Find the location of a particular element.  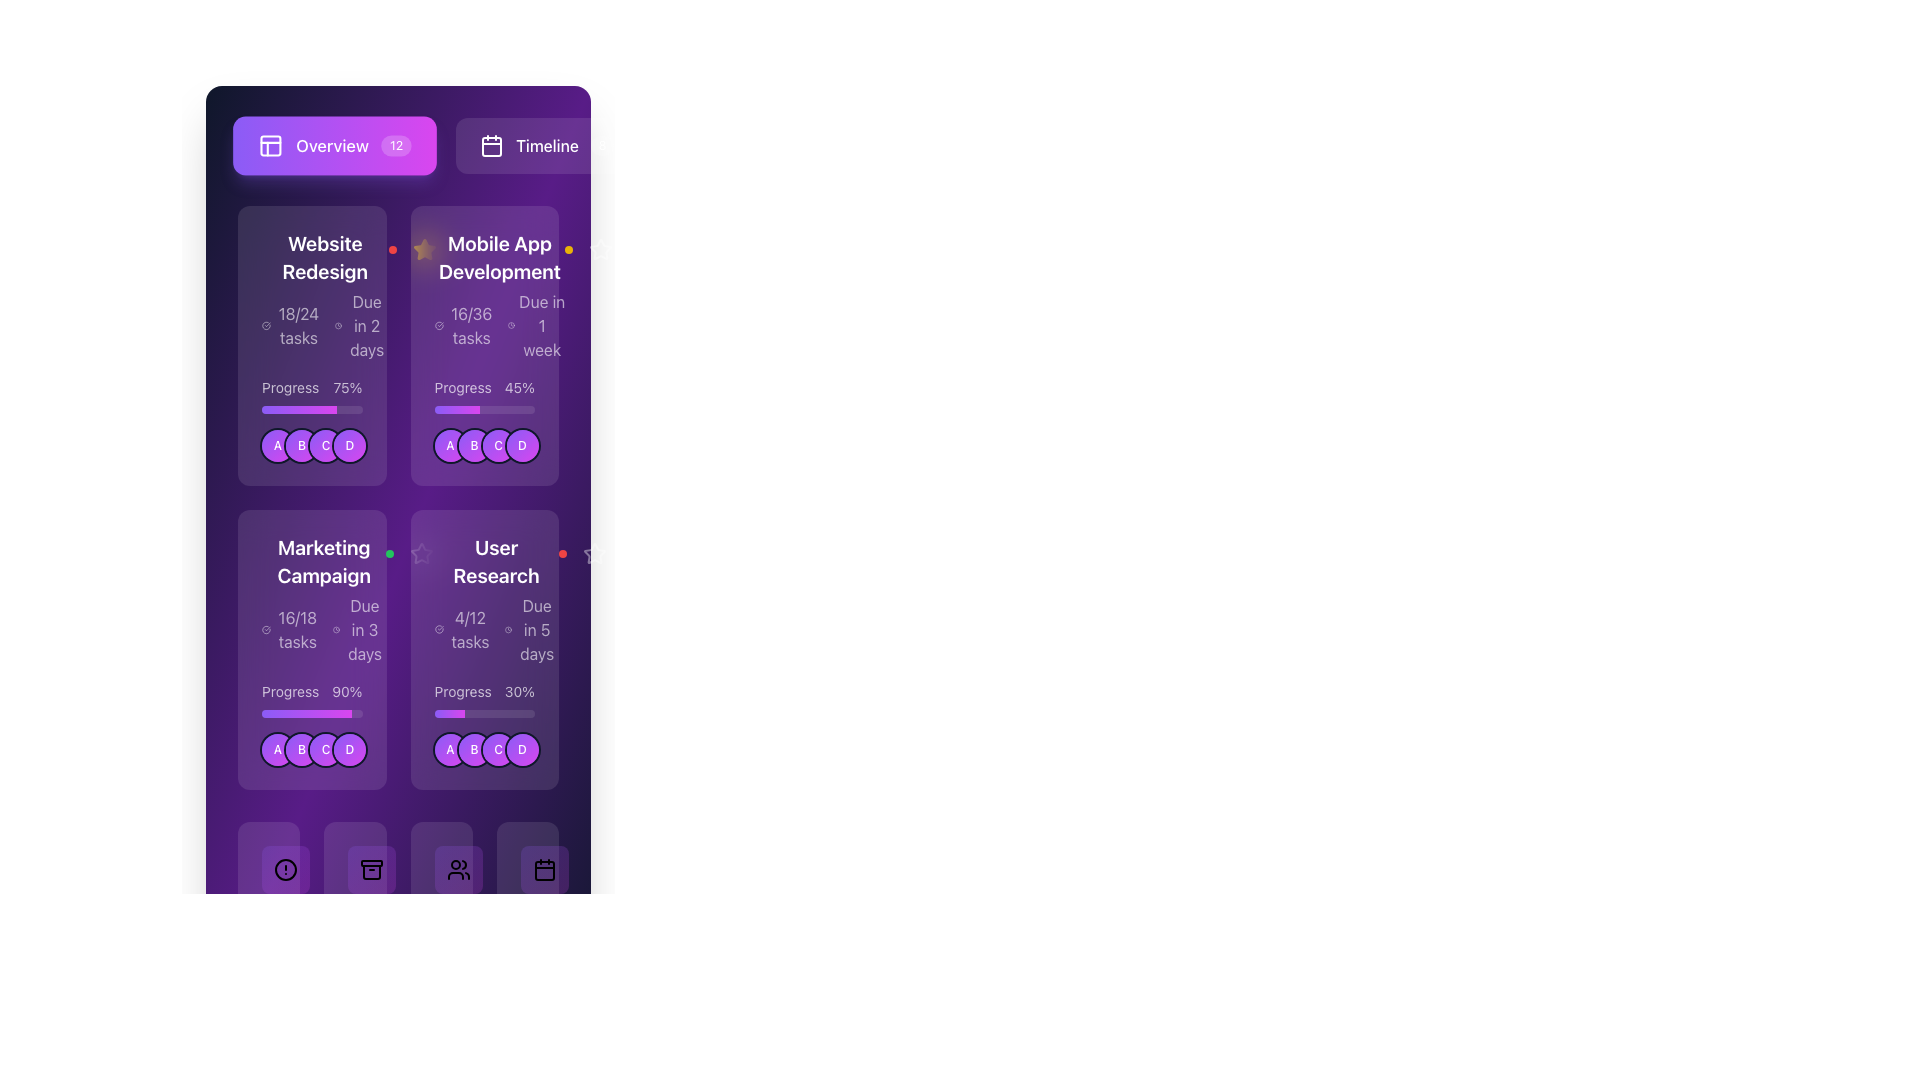

keyboard navigation is located at coordinates (311, 345).